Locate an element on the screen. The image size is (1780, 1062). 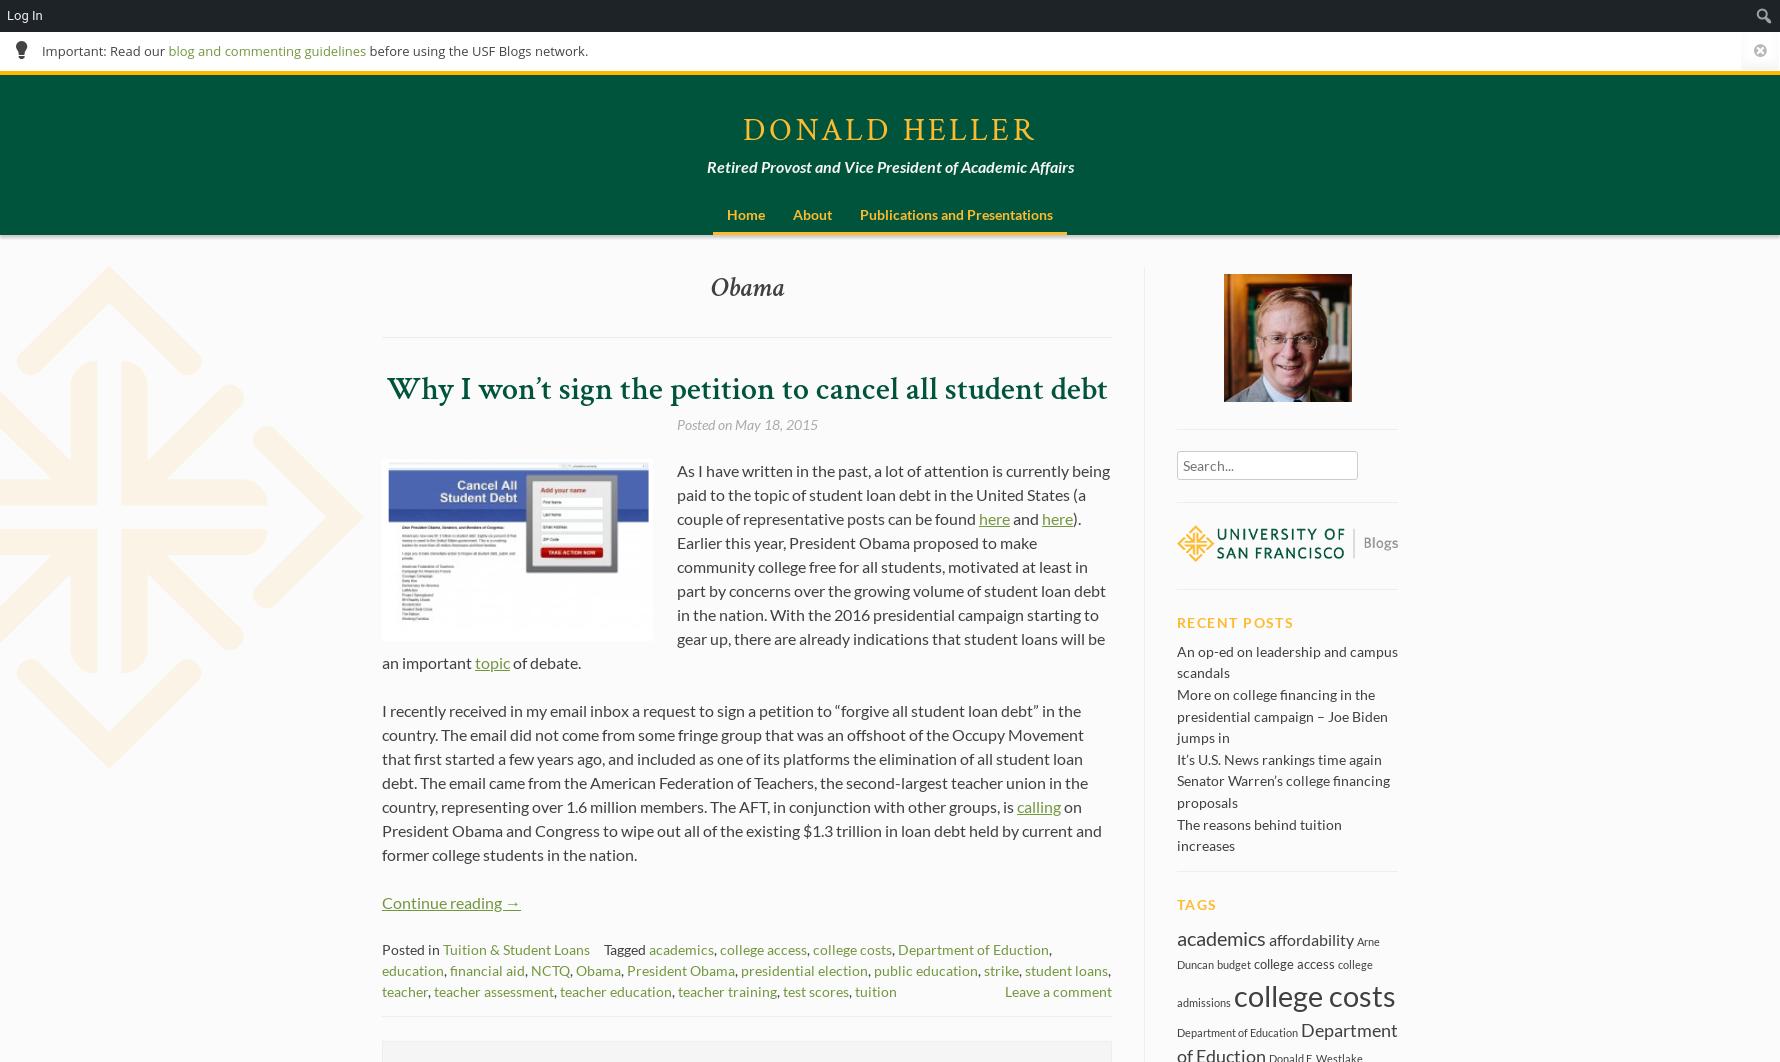
'college admissions' is located at coordinates (1274, 981).